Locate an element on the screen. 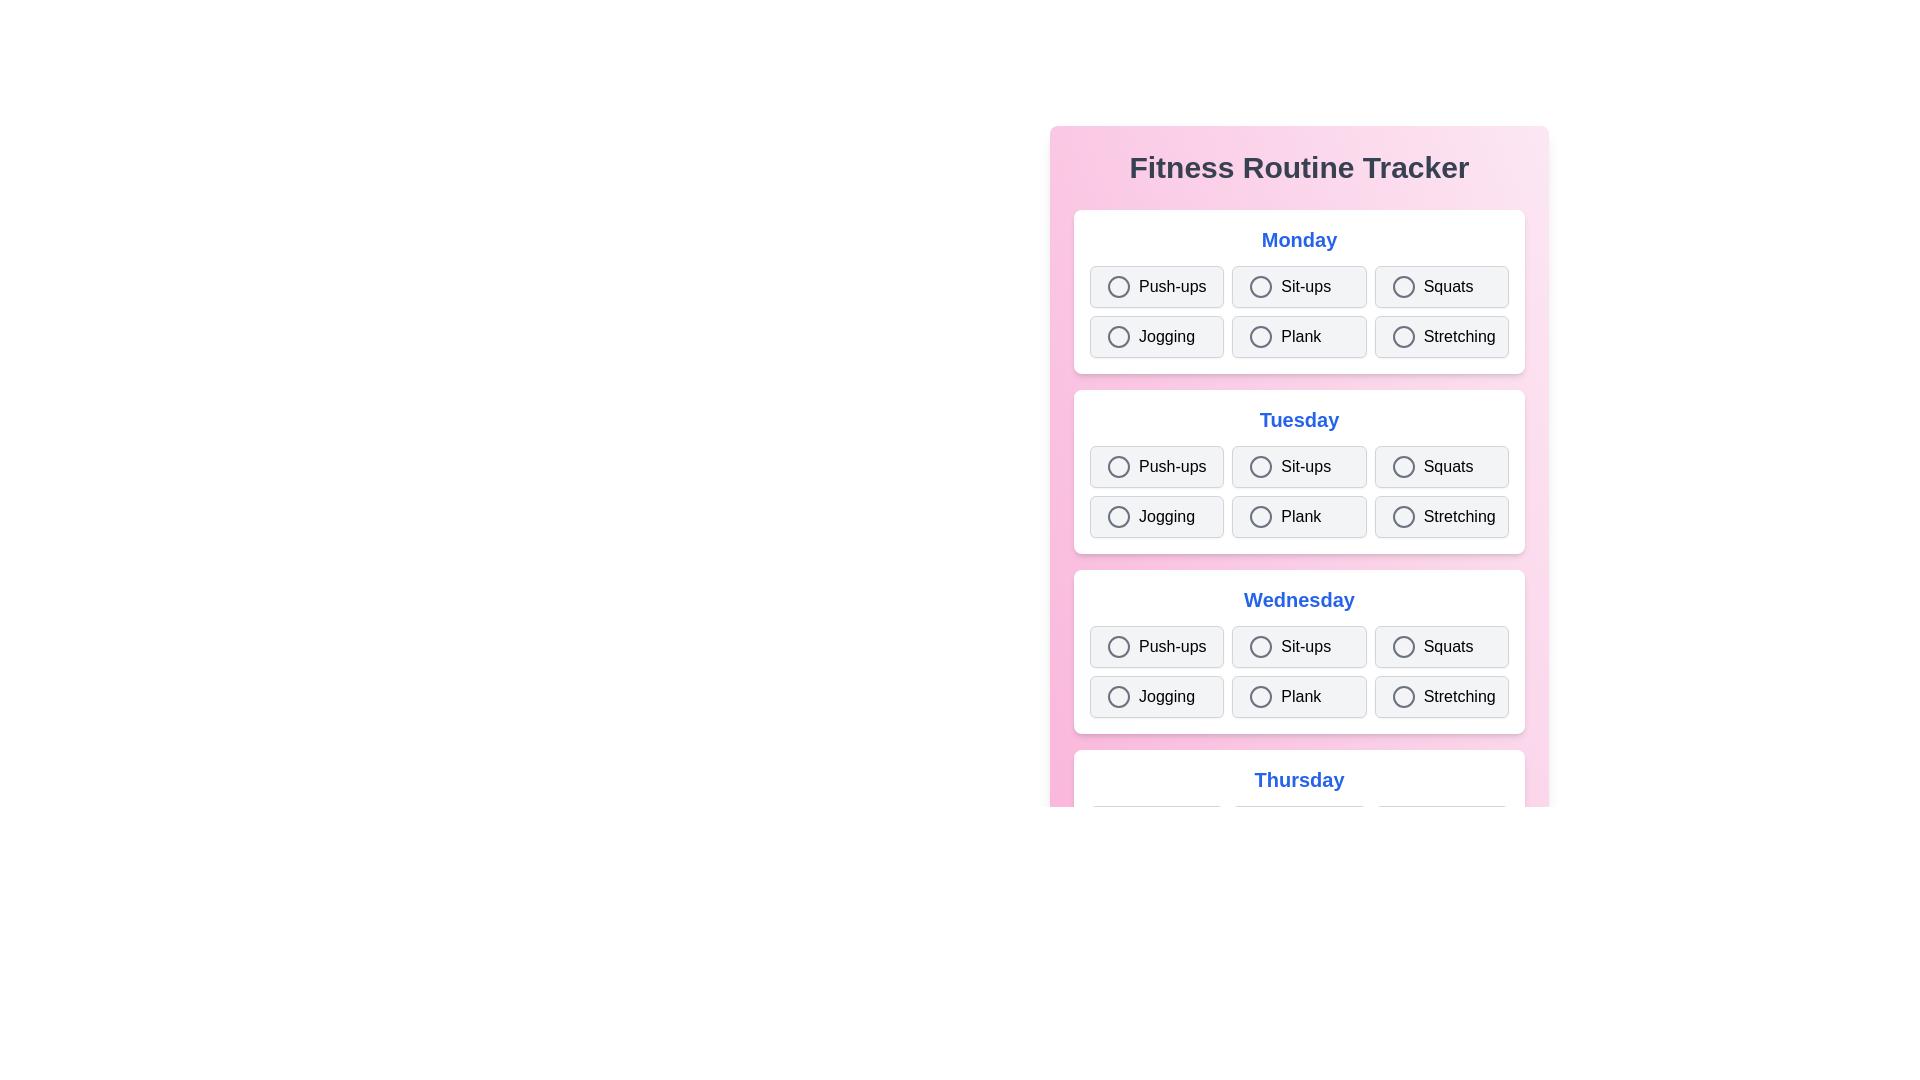 The image size is (1920, 1080). the exercise Squats for the day Monday is located at coordinates (1440, 286).